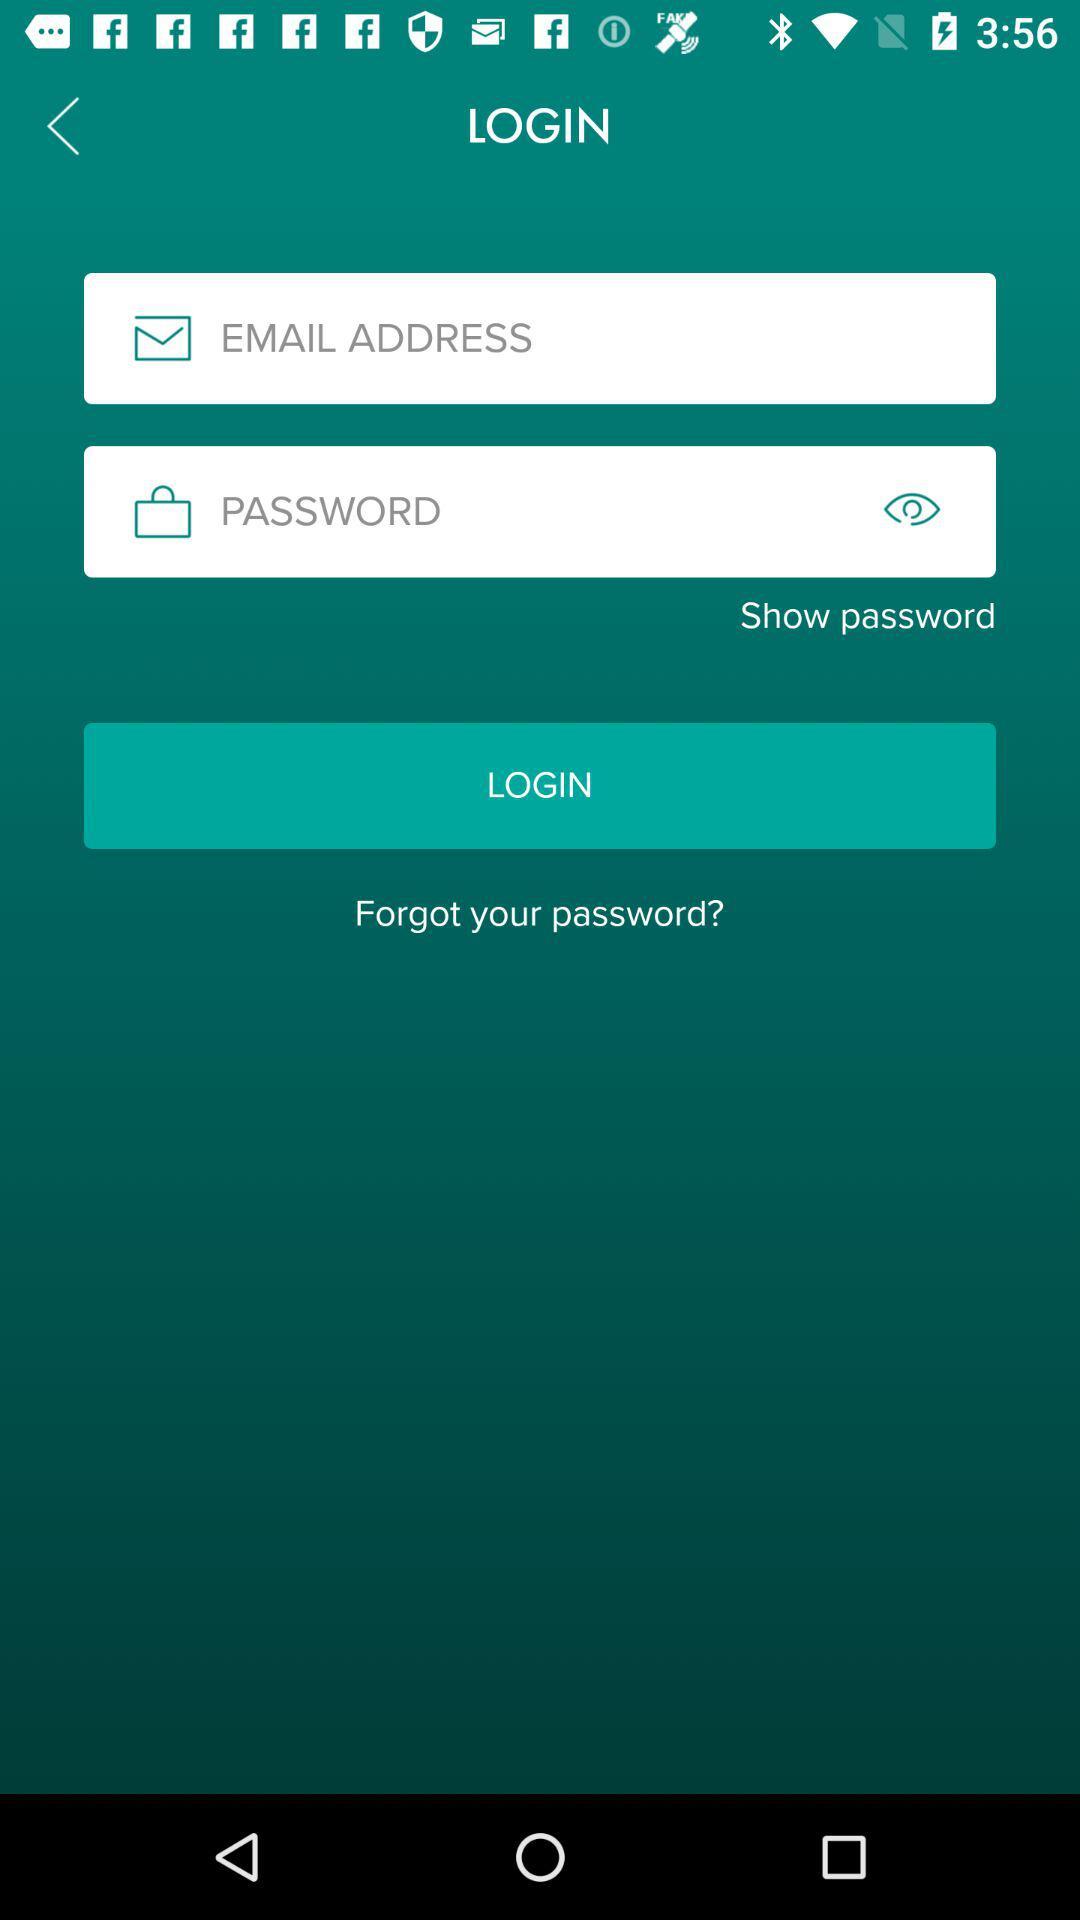  What do you see at coordinates (61, 124) in the screenshot?
I see `the arrow_backward icon` at bounding box center [61, 124].